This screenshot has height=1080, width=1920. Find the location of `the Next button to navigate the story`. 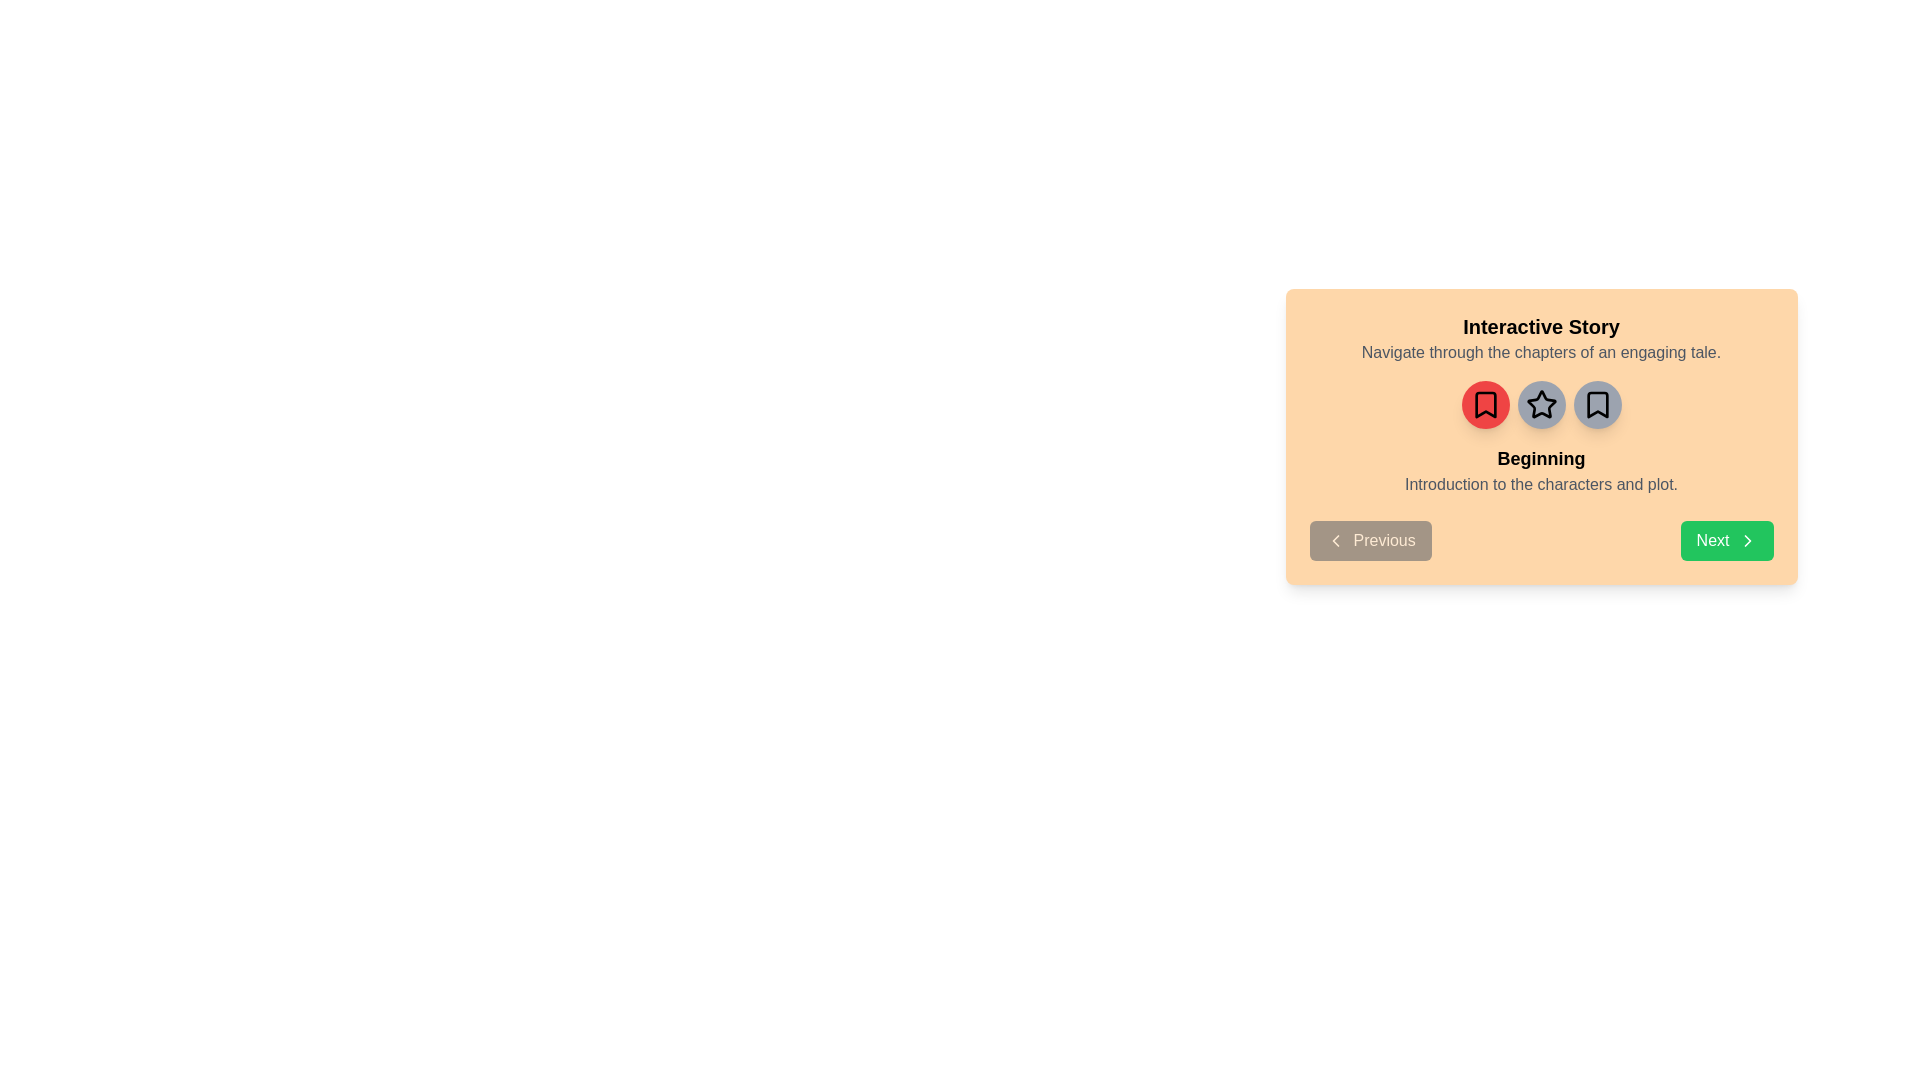

the Next button to navigate the story is located at coordinates (1726, 540).